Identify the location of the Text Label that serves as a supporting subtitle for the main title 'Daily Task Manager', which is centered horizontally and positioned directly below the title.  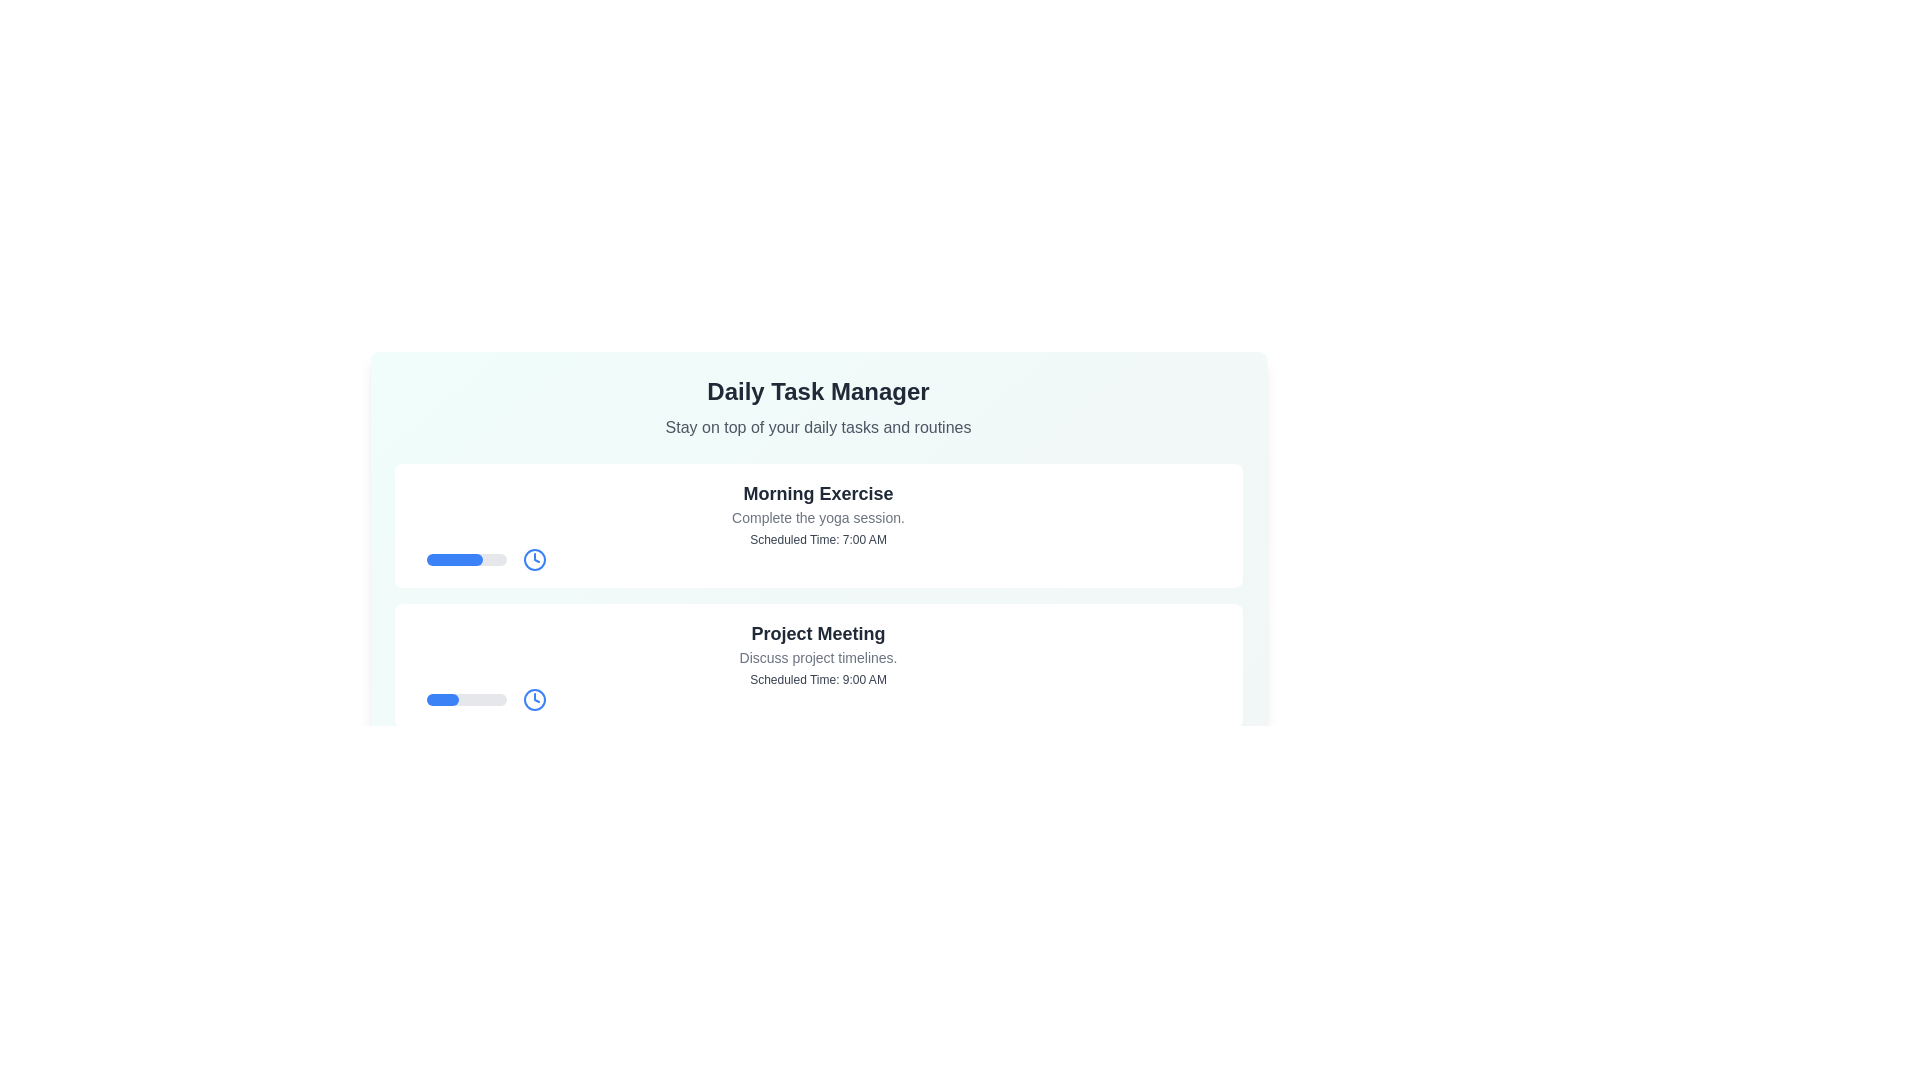
(818, 427).